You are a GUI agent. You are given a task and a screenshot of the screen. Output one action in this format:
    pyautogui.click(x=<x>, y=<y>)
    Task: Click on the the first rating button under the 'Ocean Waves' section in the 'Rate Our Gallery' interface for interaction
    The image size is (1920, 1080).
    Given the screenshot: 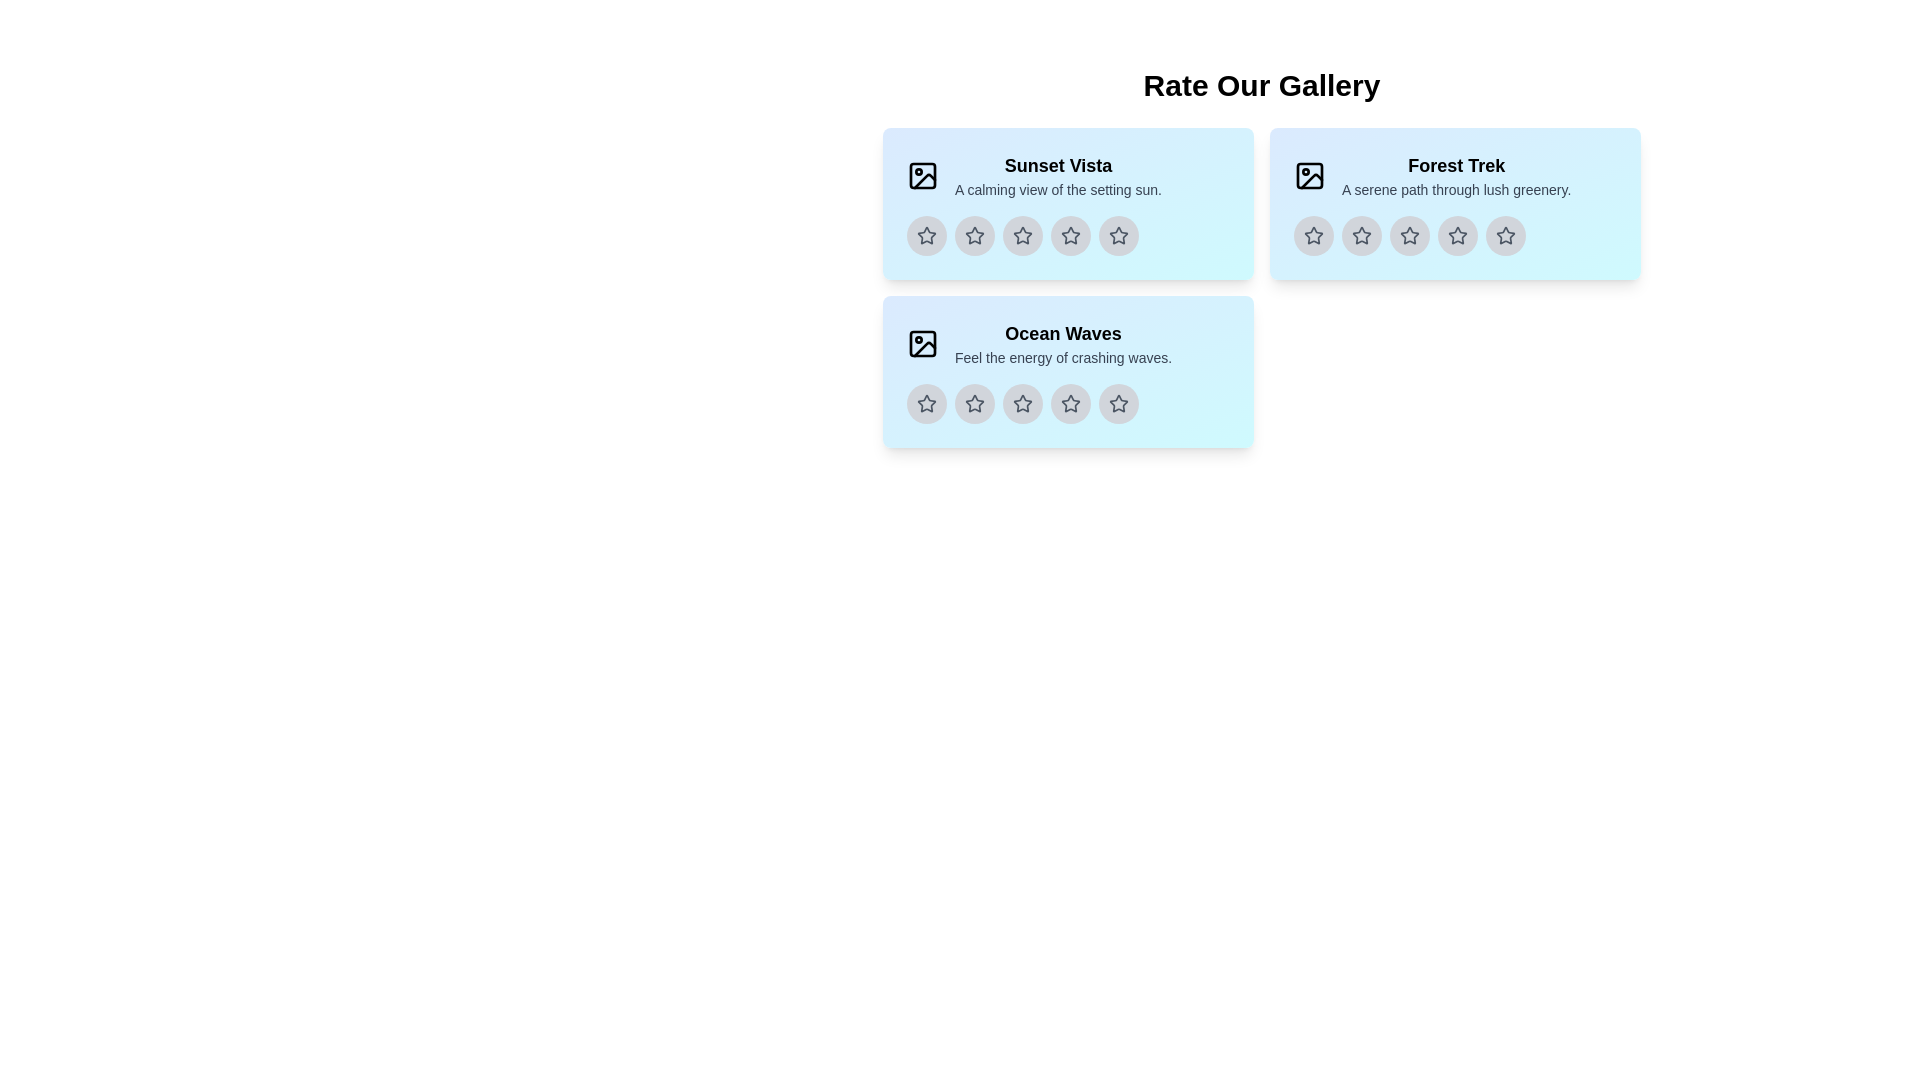 What is the action you would take?
    pyautogui.click(x=925, y=404)
    